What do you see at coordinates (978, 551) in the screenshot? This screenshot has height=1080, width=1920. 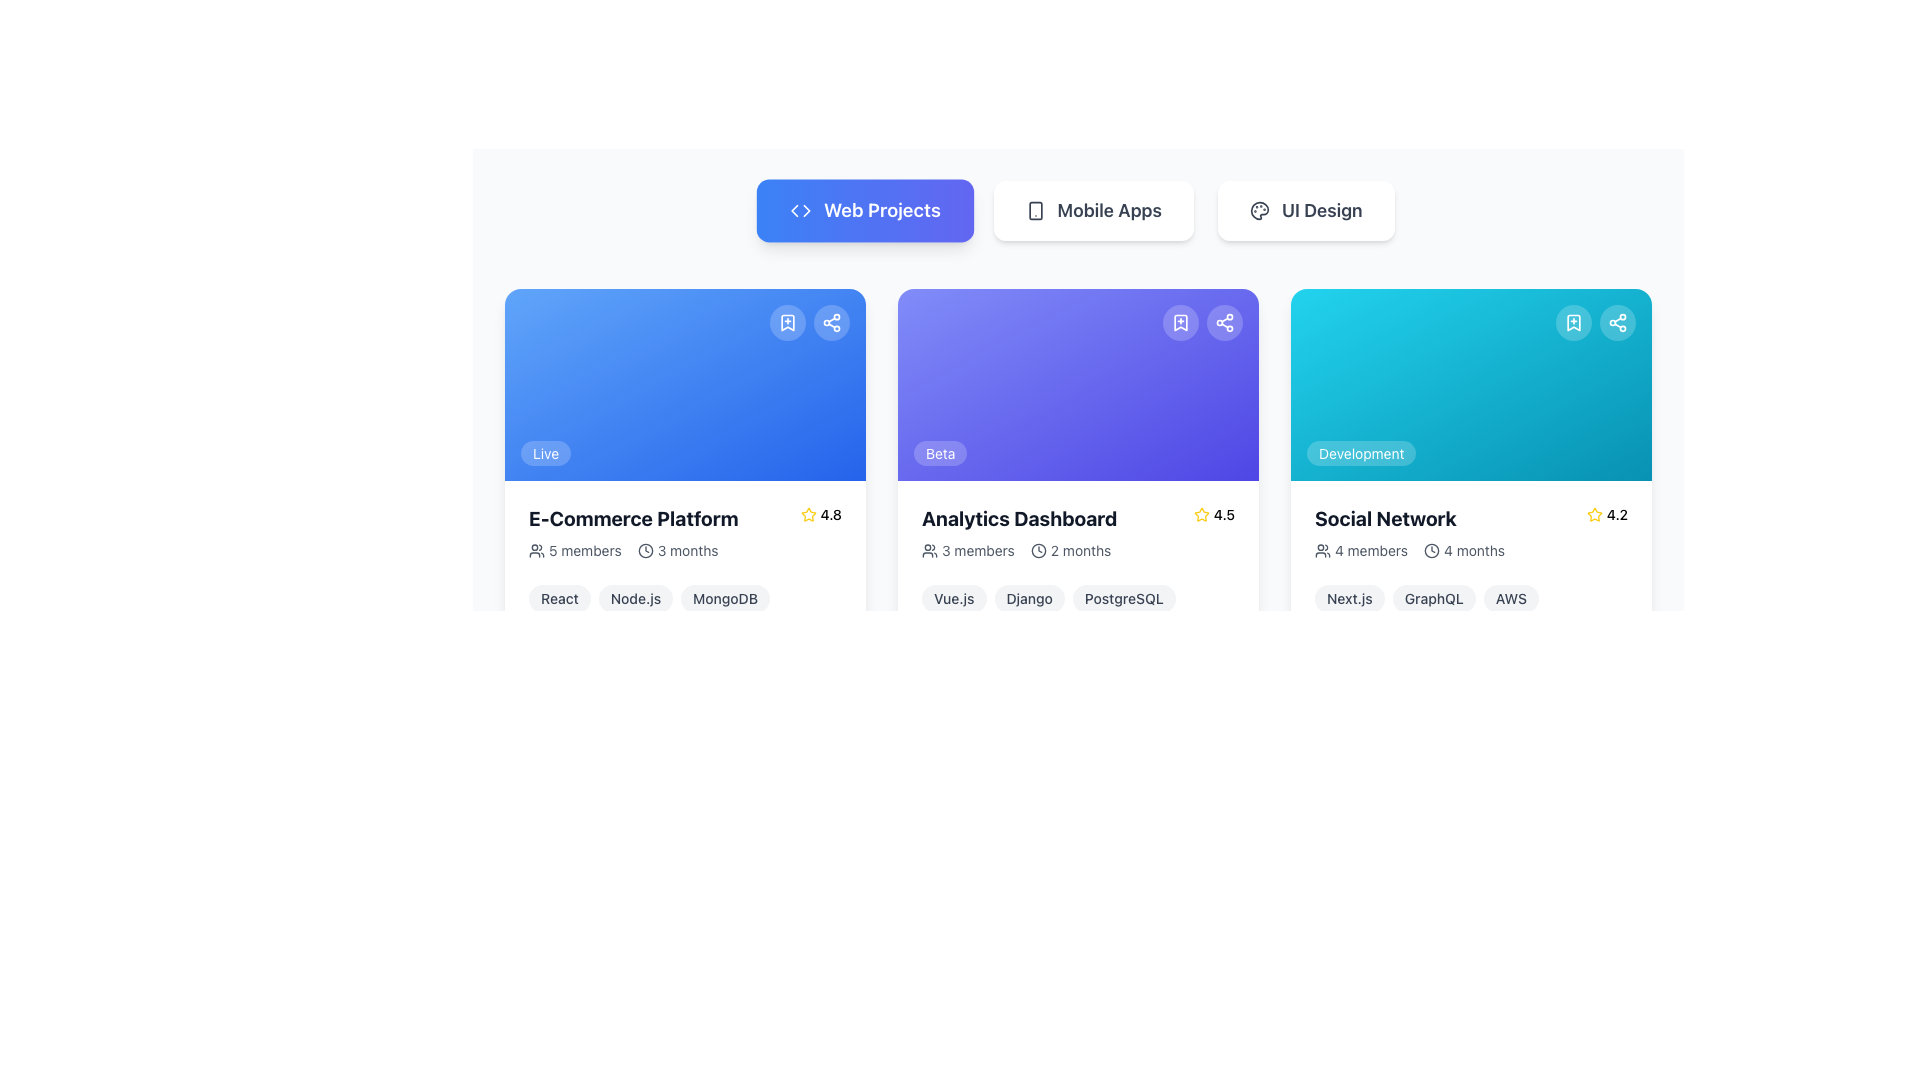 I see `the text label displaying '3 members', which is styled in gray and positioned next to a user icon within the middle card of the triplet layout` at bounding box center [978, 551].